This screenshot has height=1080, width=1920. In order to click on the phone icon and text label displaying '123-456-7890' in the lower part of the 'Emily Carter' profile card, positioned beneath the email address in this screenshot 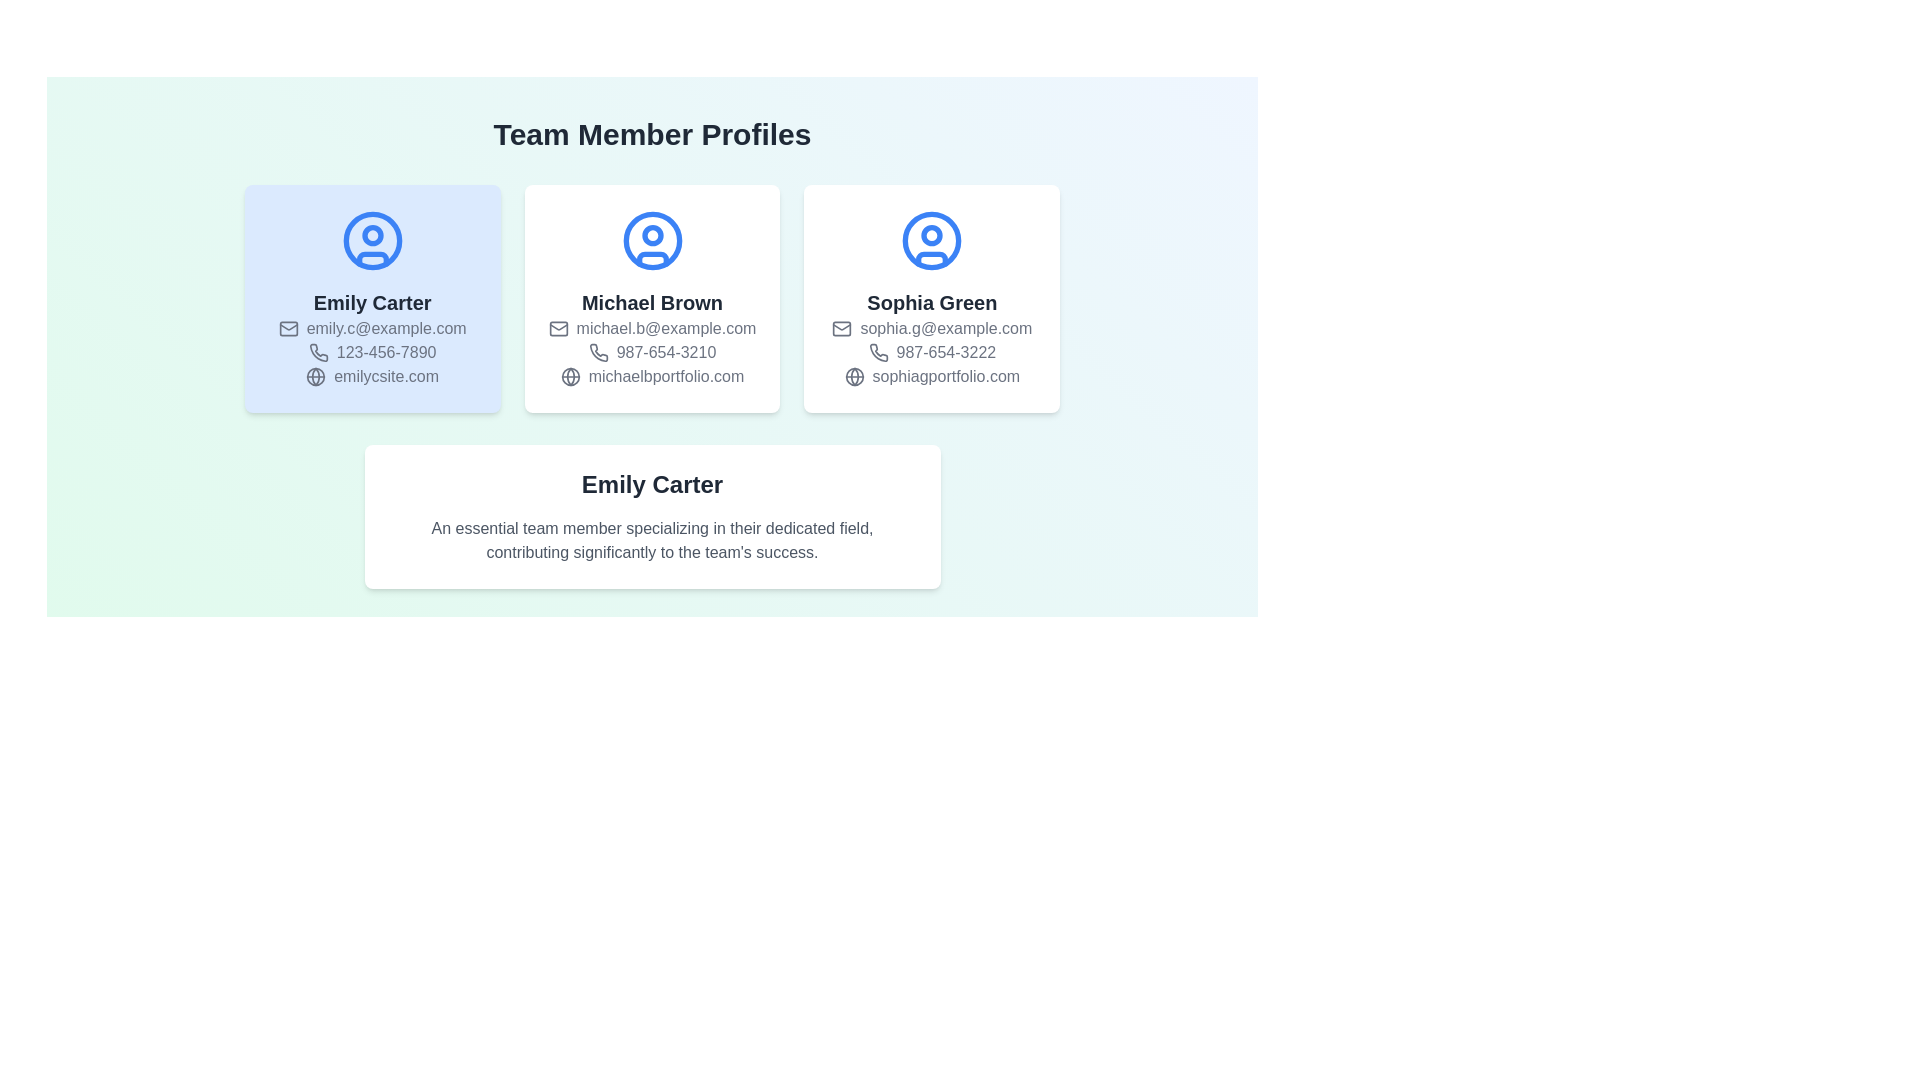, I will do `click(372, 352)`.